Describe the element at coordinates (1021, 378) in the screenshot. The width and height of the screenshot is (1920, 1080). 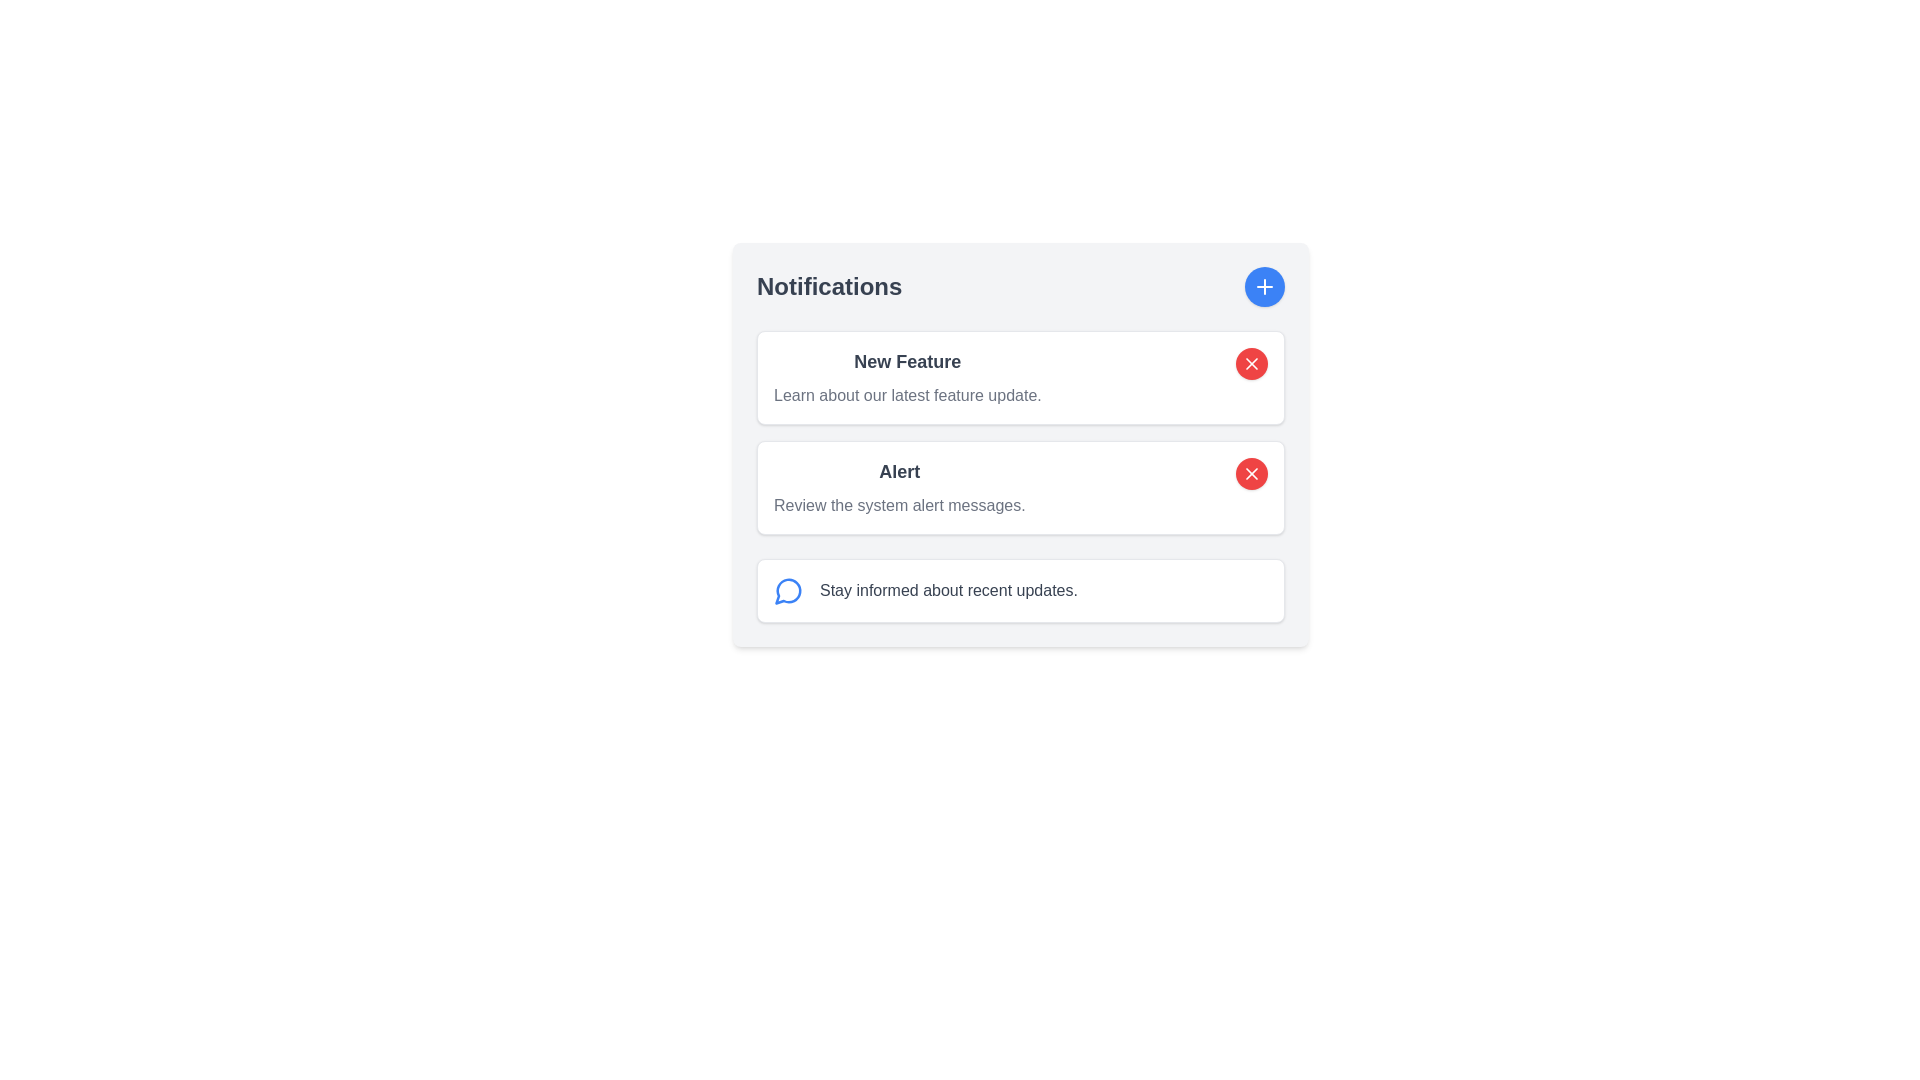
I see `description of the new feature by focusing on the Notification Card that displays 'New Feature' in bold dark gray font and the description in lighter gray font` at that location.